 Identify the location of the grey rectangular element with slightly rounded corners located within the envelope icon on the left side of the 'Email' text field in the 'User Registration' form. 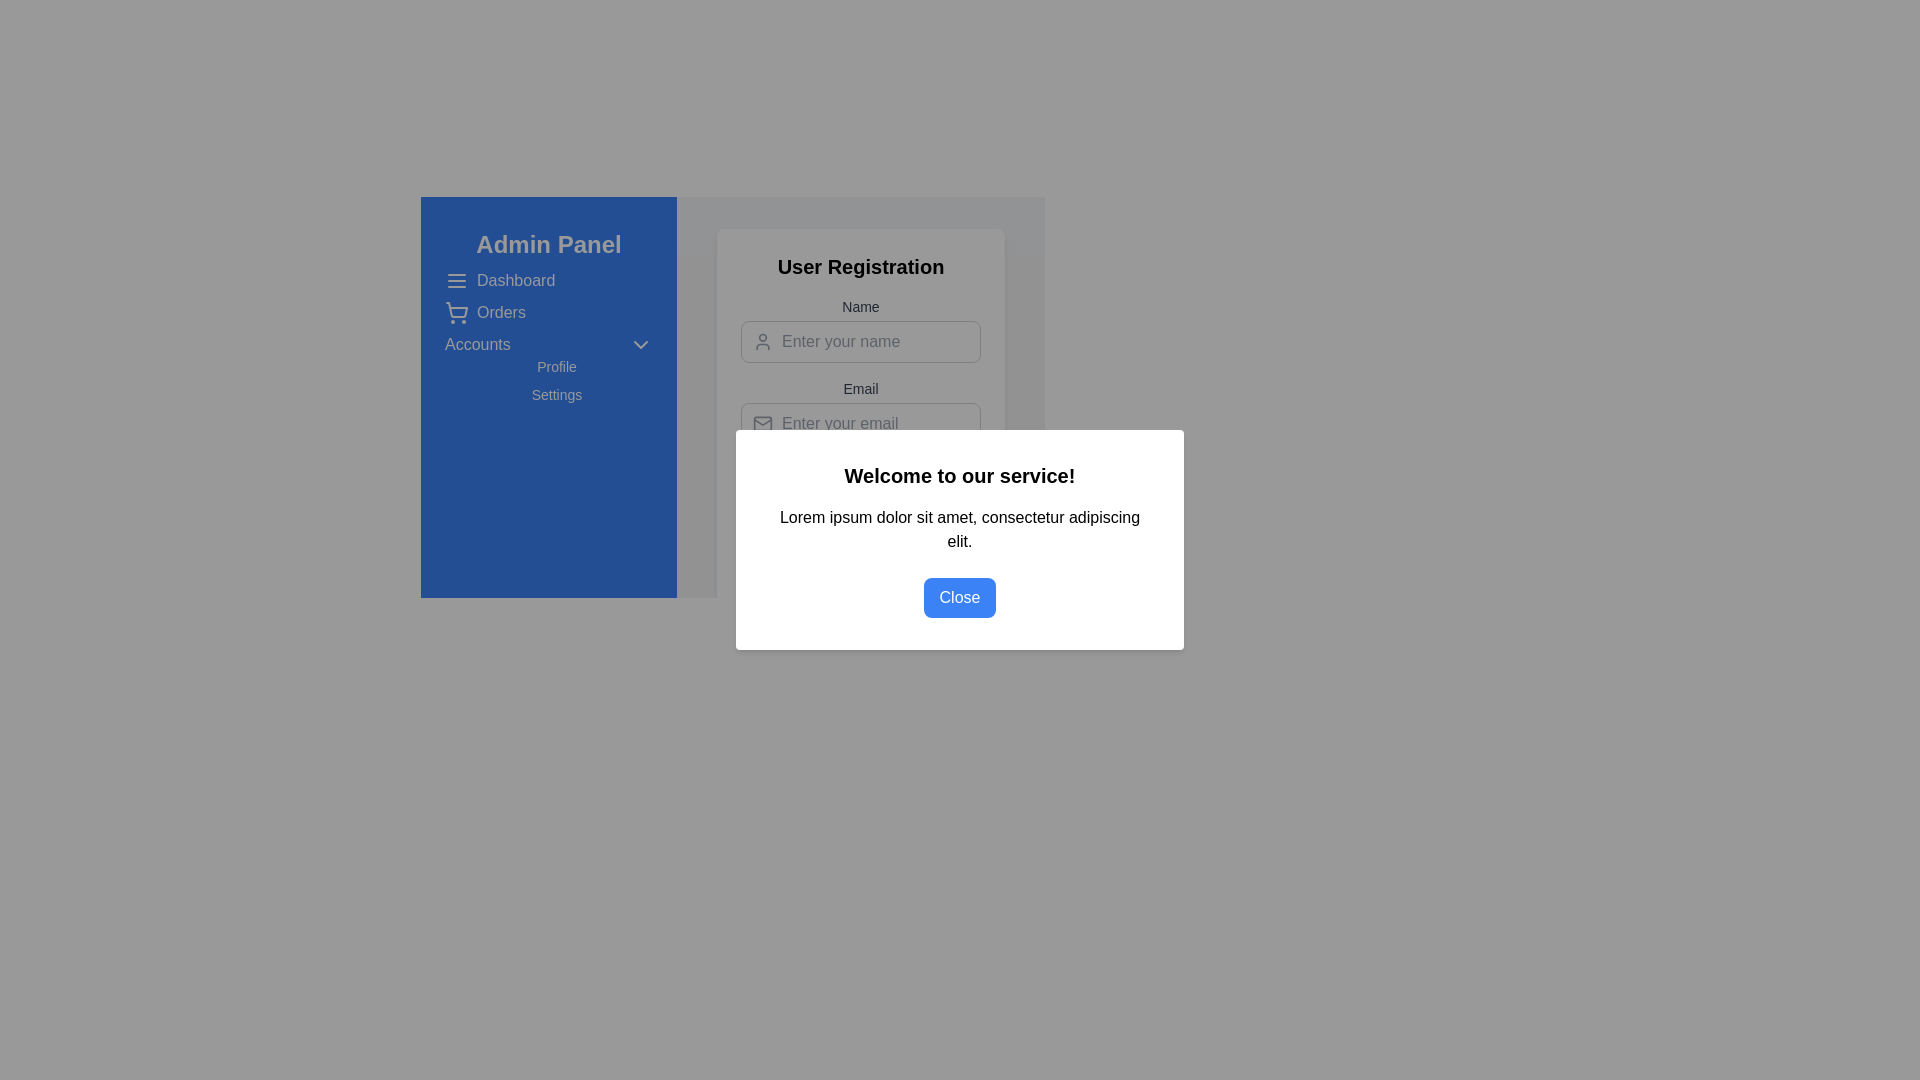
(762, 423).